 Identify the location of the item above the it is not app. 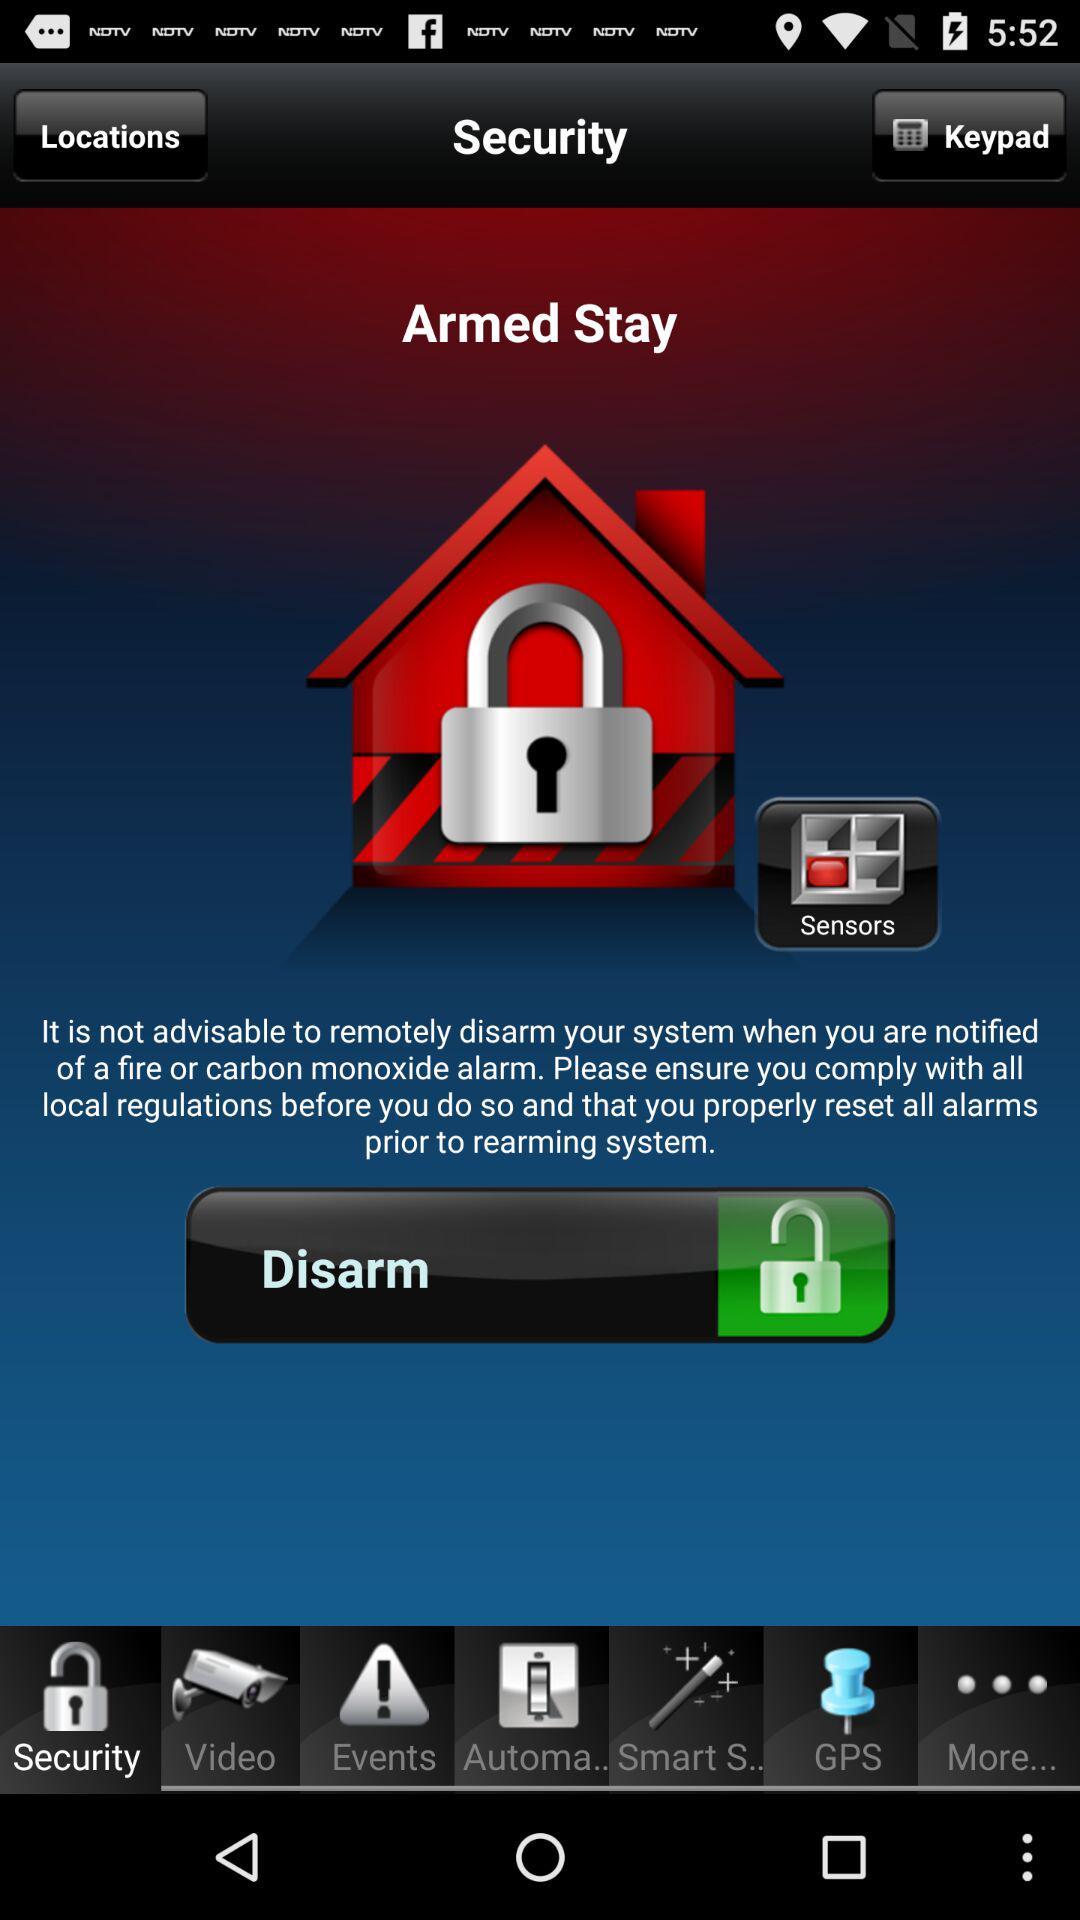
(110, 134).